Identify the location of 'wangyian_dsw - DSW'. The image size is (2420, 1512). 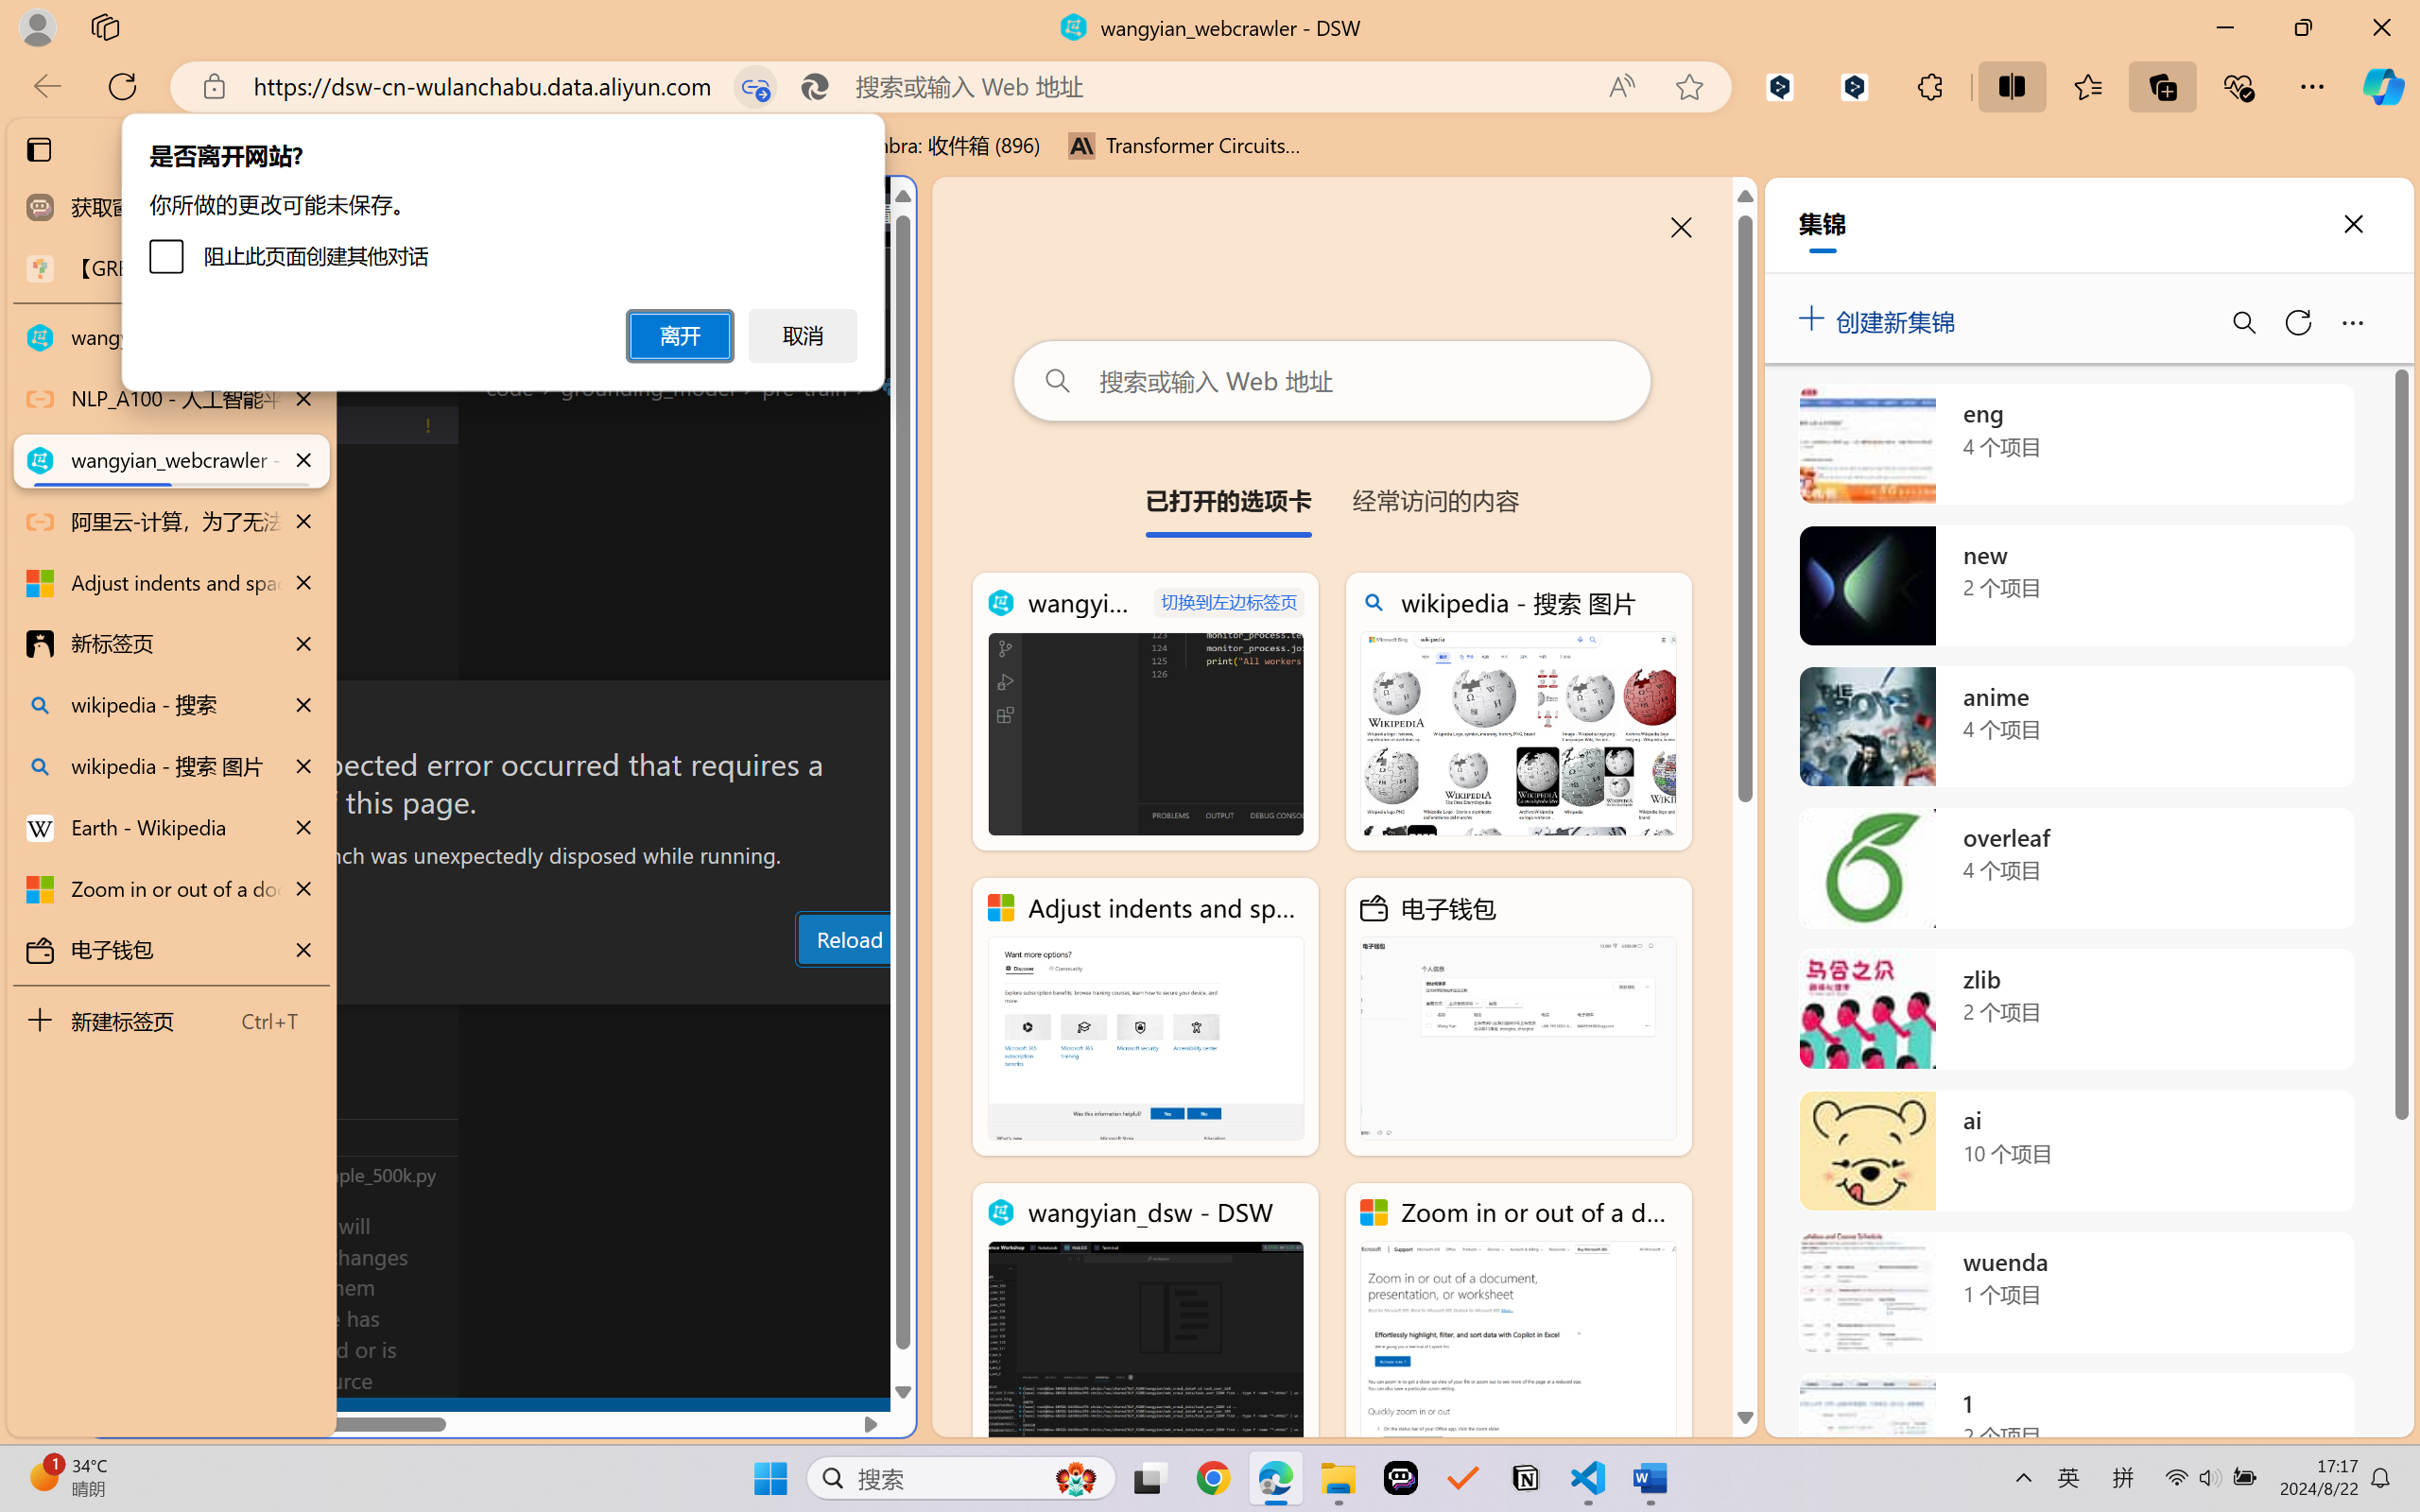
(1145, 1321).